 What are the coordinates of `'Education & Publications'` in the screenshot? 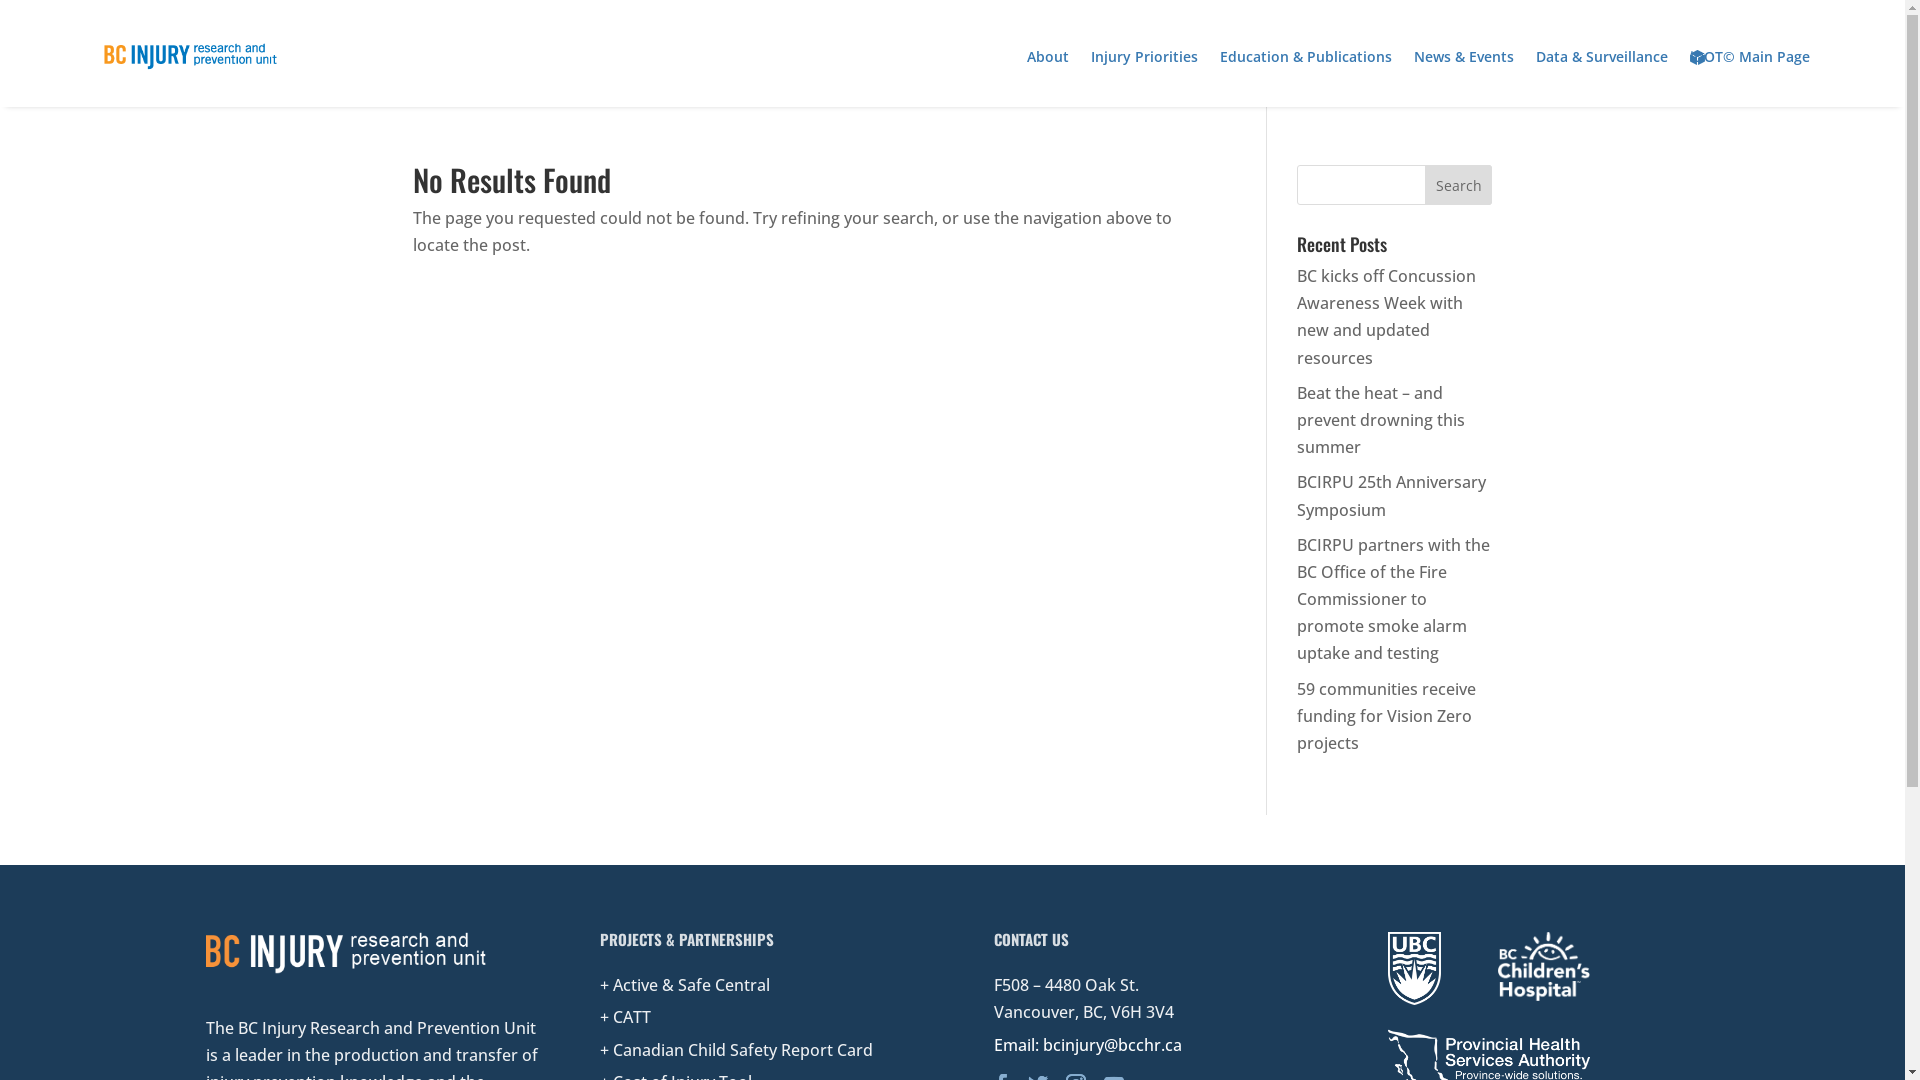 It's located at (1305, 56).